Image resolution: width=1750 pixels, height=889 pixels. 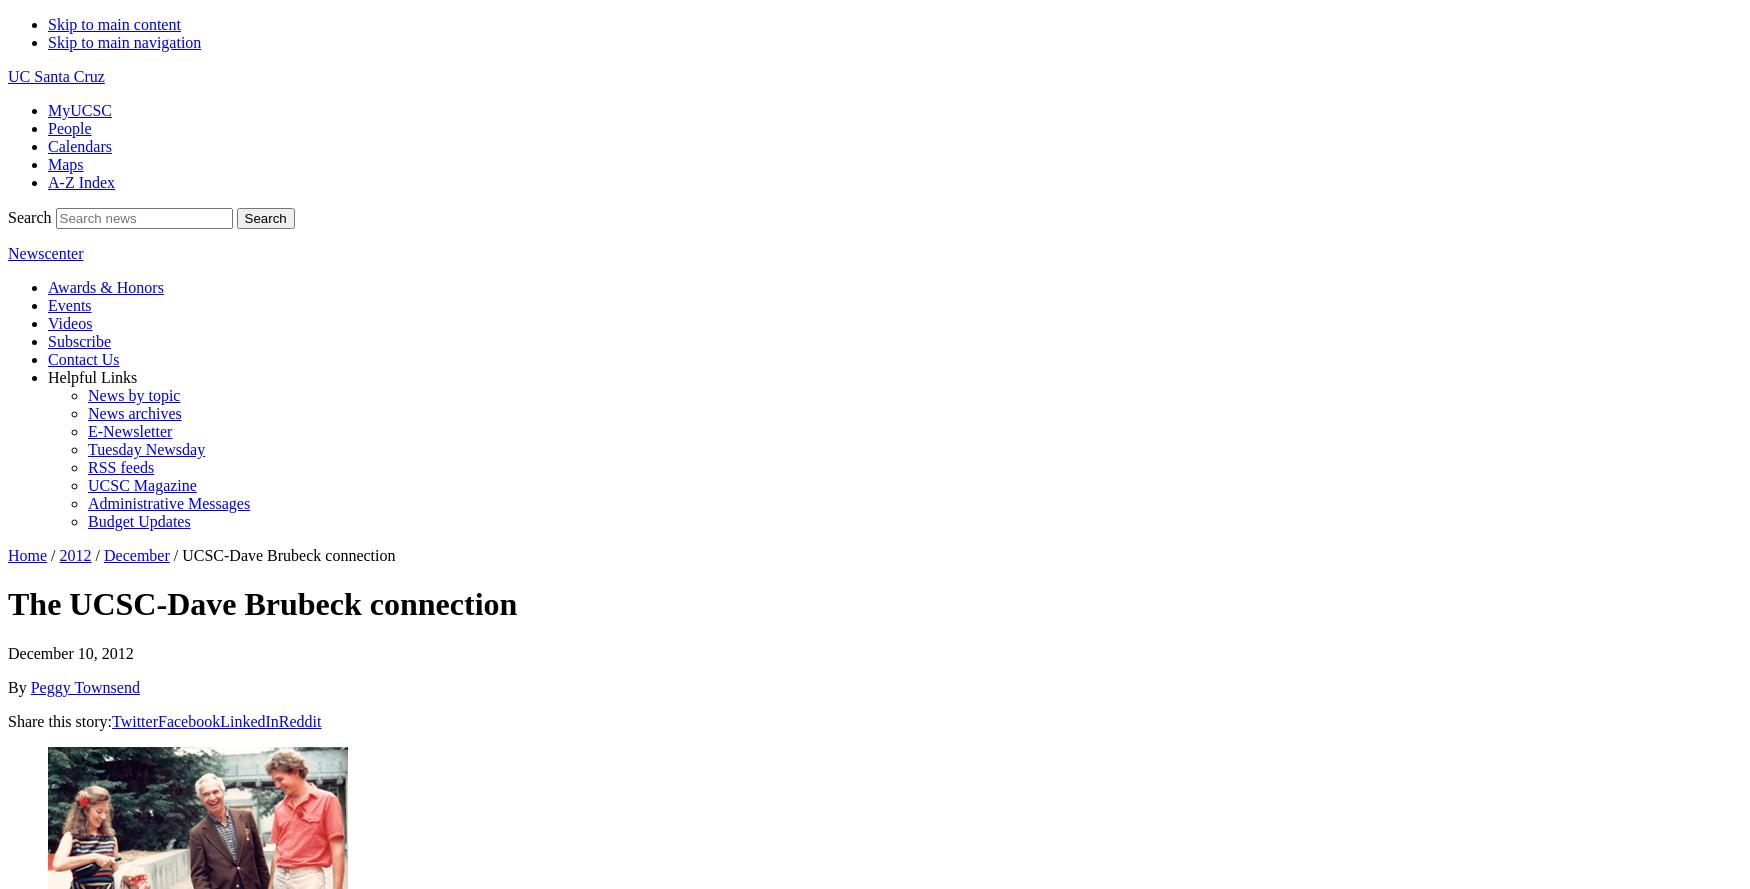 What do you see at coordinates (59, 719) in the screenshot?
I see `'Share this story:'` at bounding box center [59, 719].